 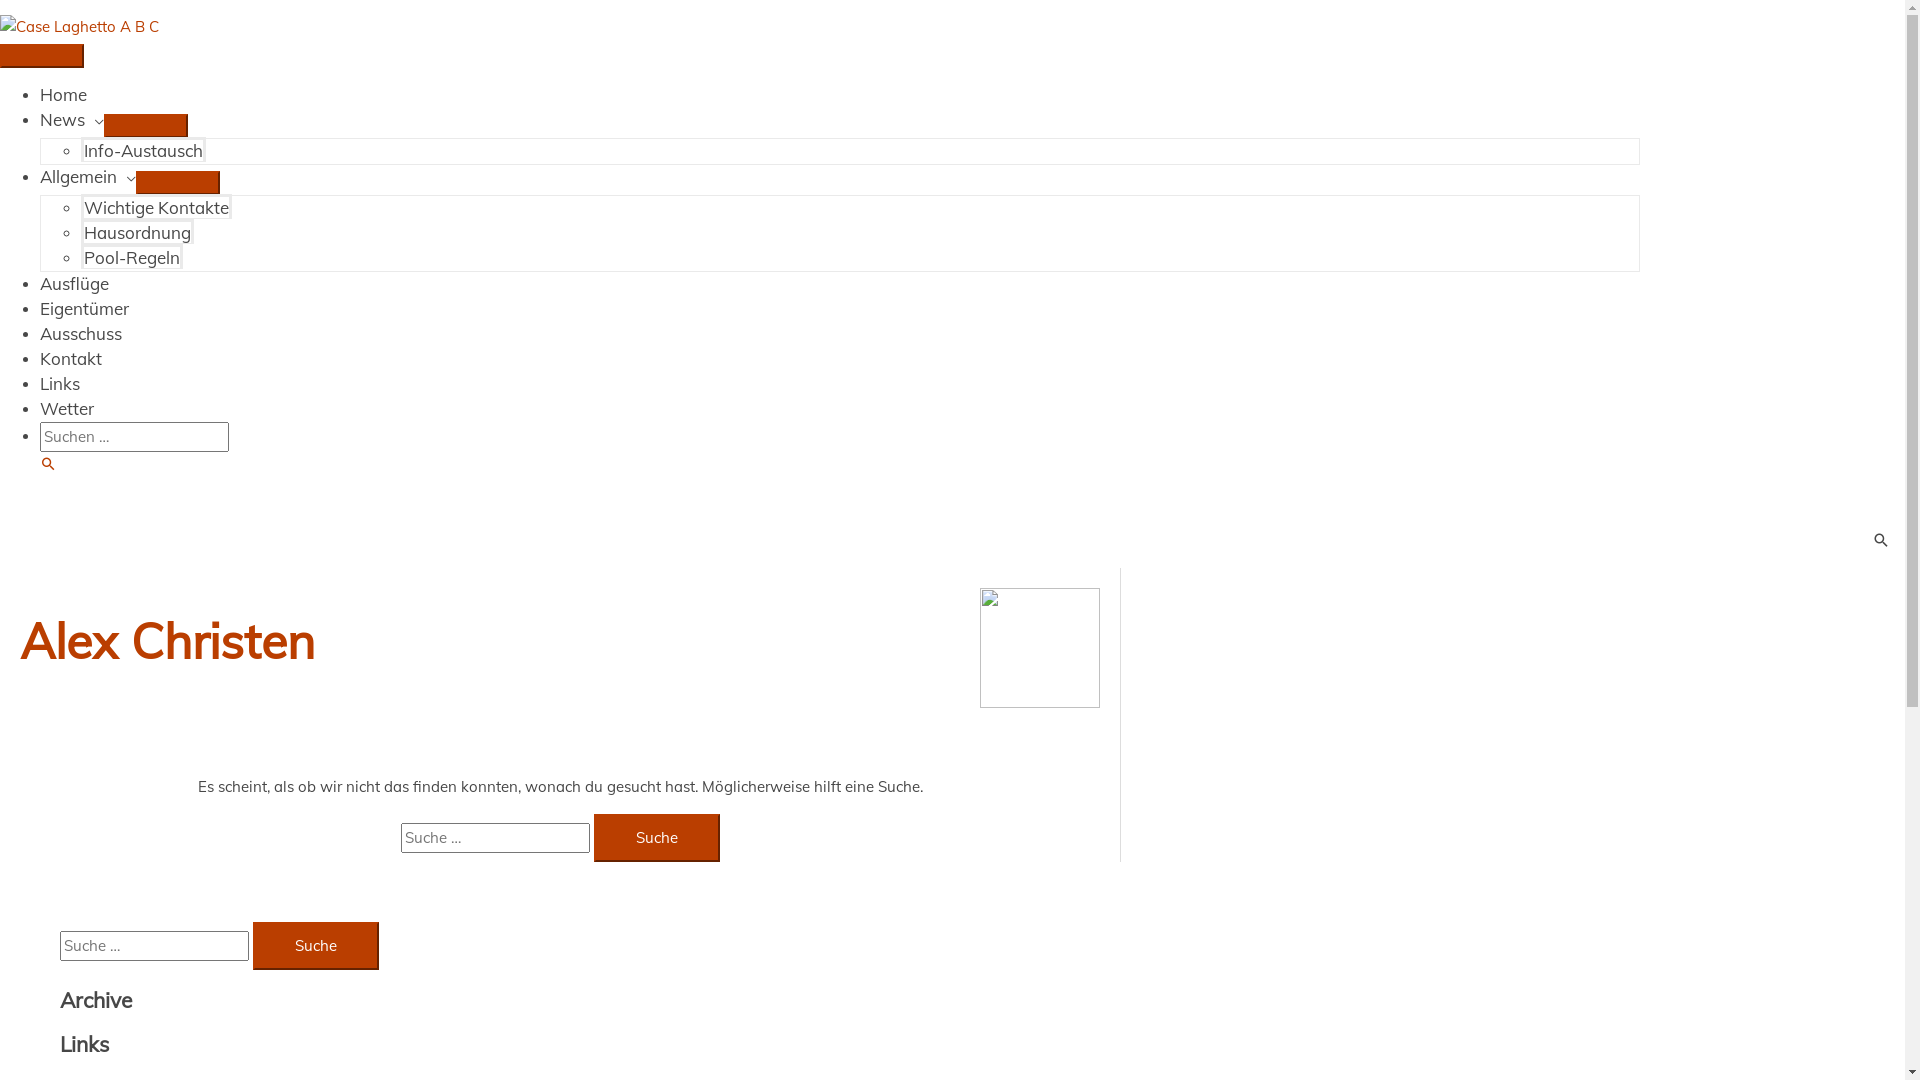 I want to click on 'News', so click(x=39, y=119).